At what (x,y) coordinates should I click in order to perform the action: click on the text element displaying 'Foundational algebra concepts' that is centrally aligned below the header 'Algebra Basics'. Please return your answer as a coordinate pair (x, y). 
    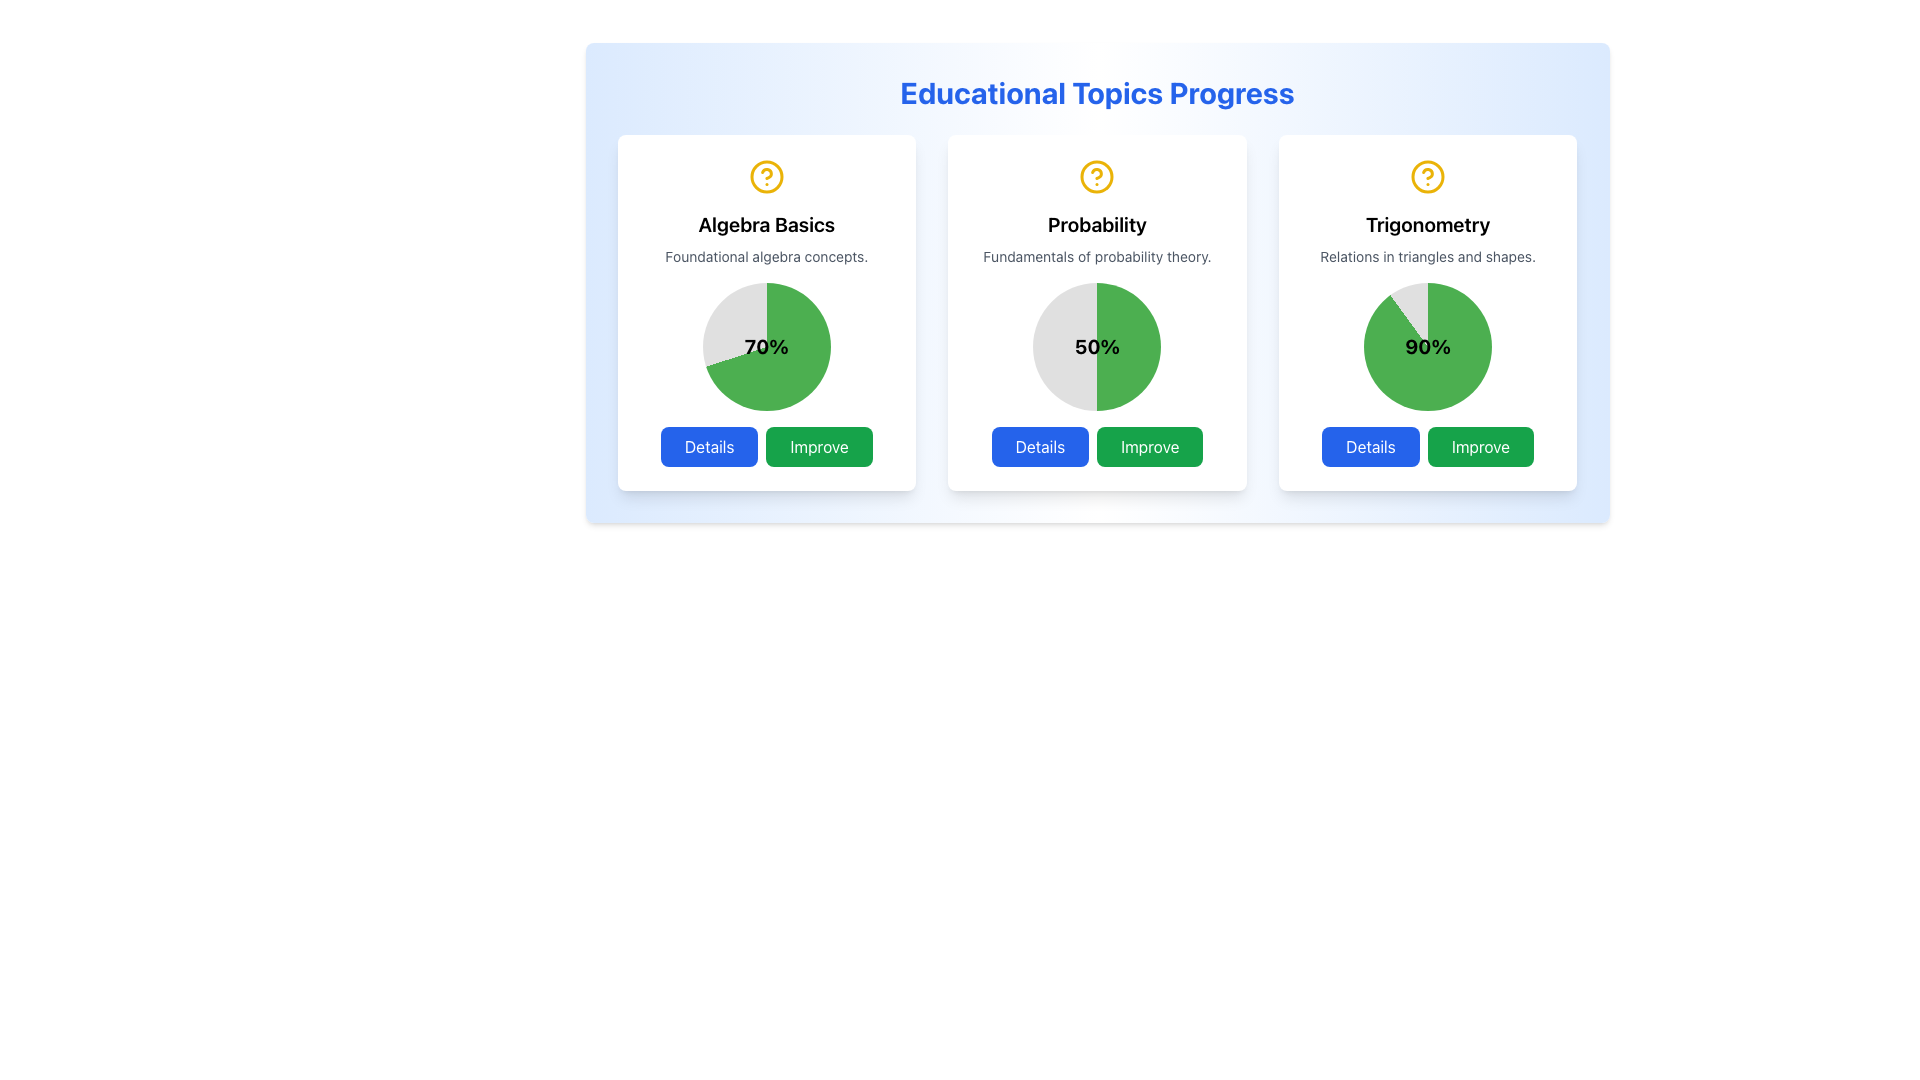
    Looking at the image, I should click on (765, 256).